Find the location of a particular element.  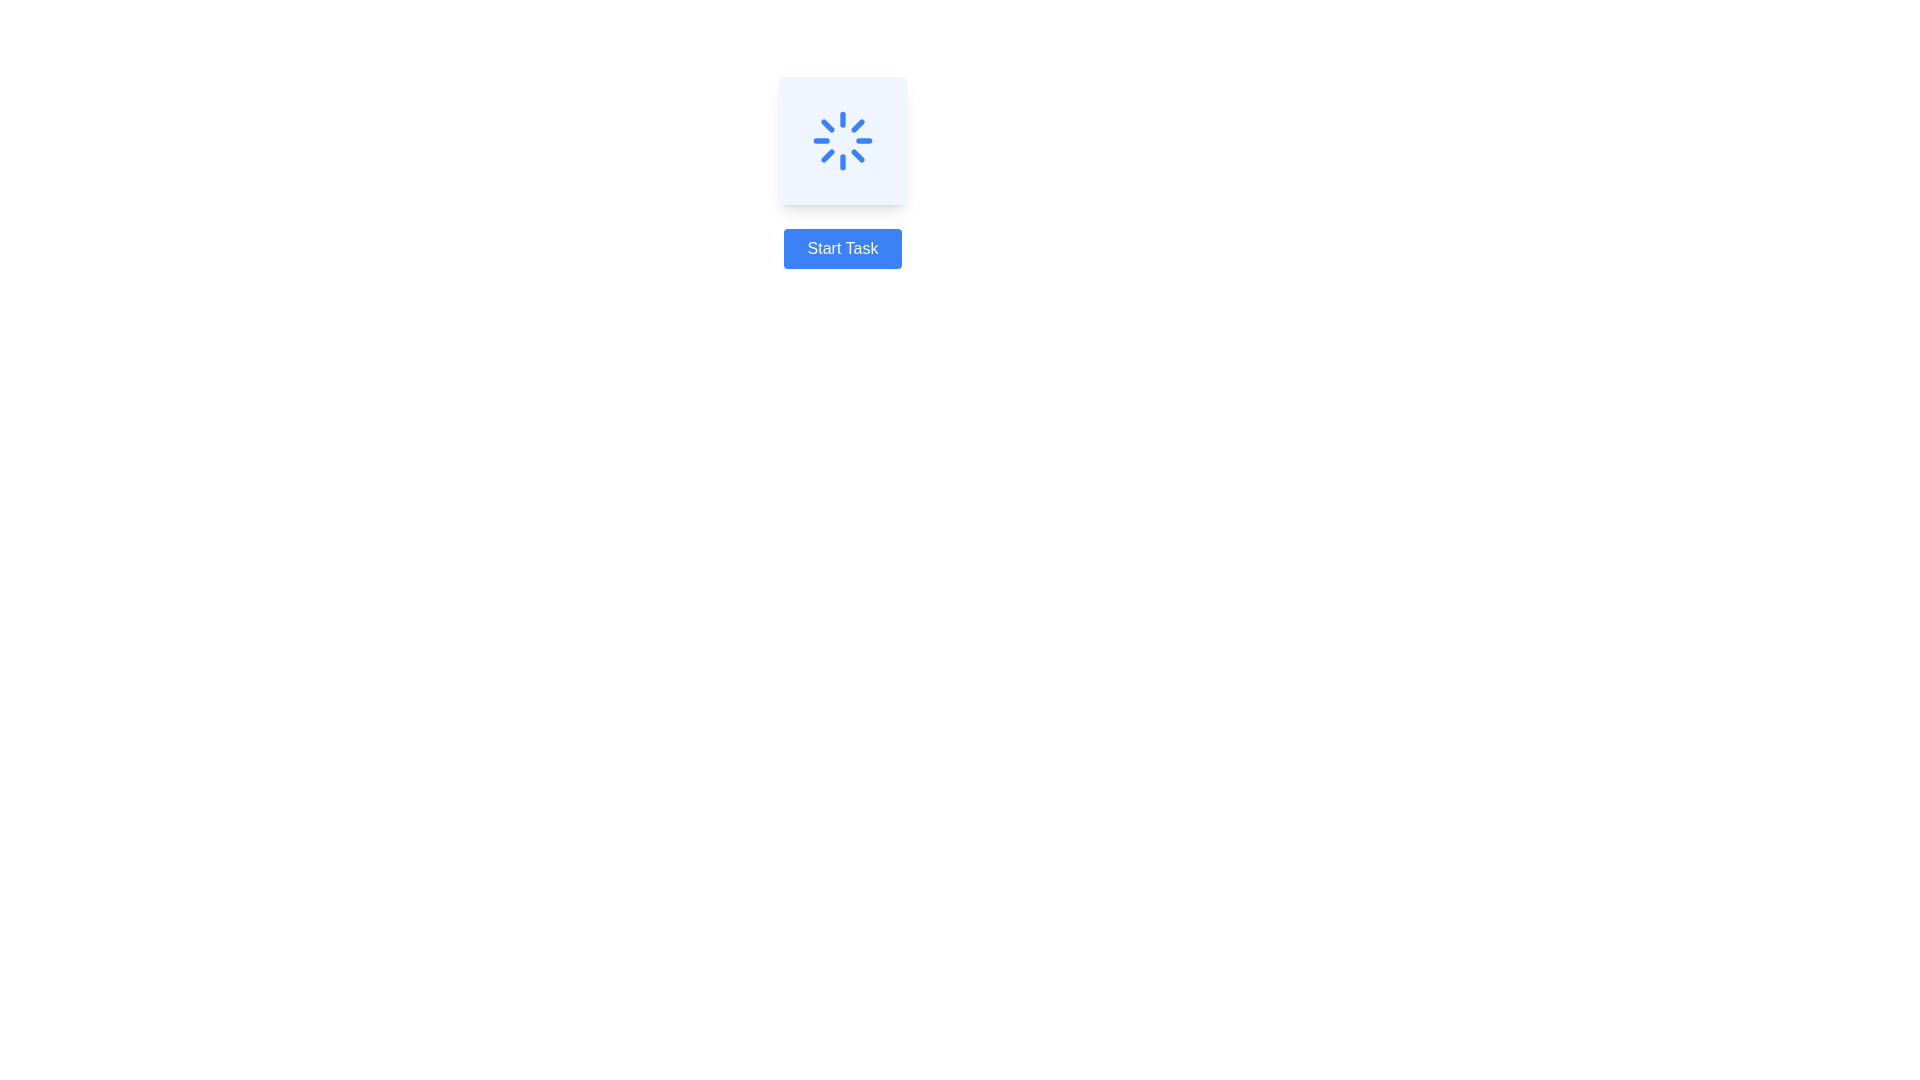

the button located at the bottom of the vertical layout is located at coordinates (843, 248).